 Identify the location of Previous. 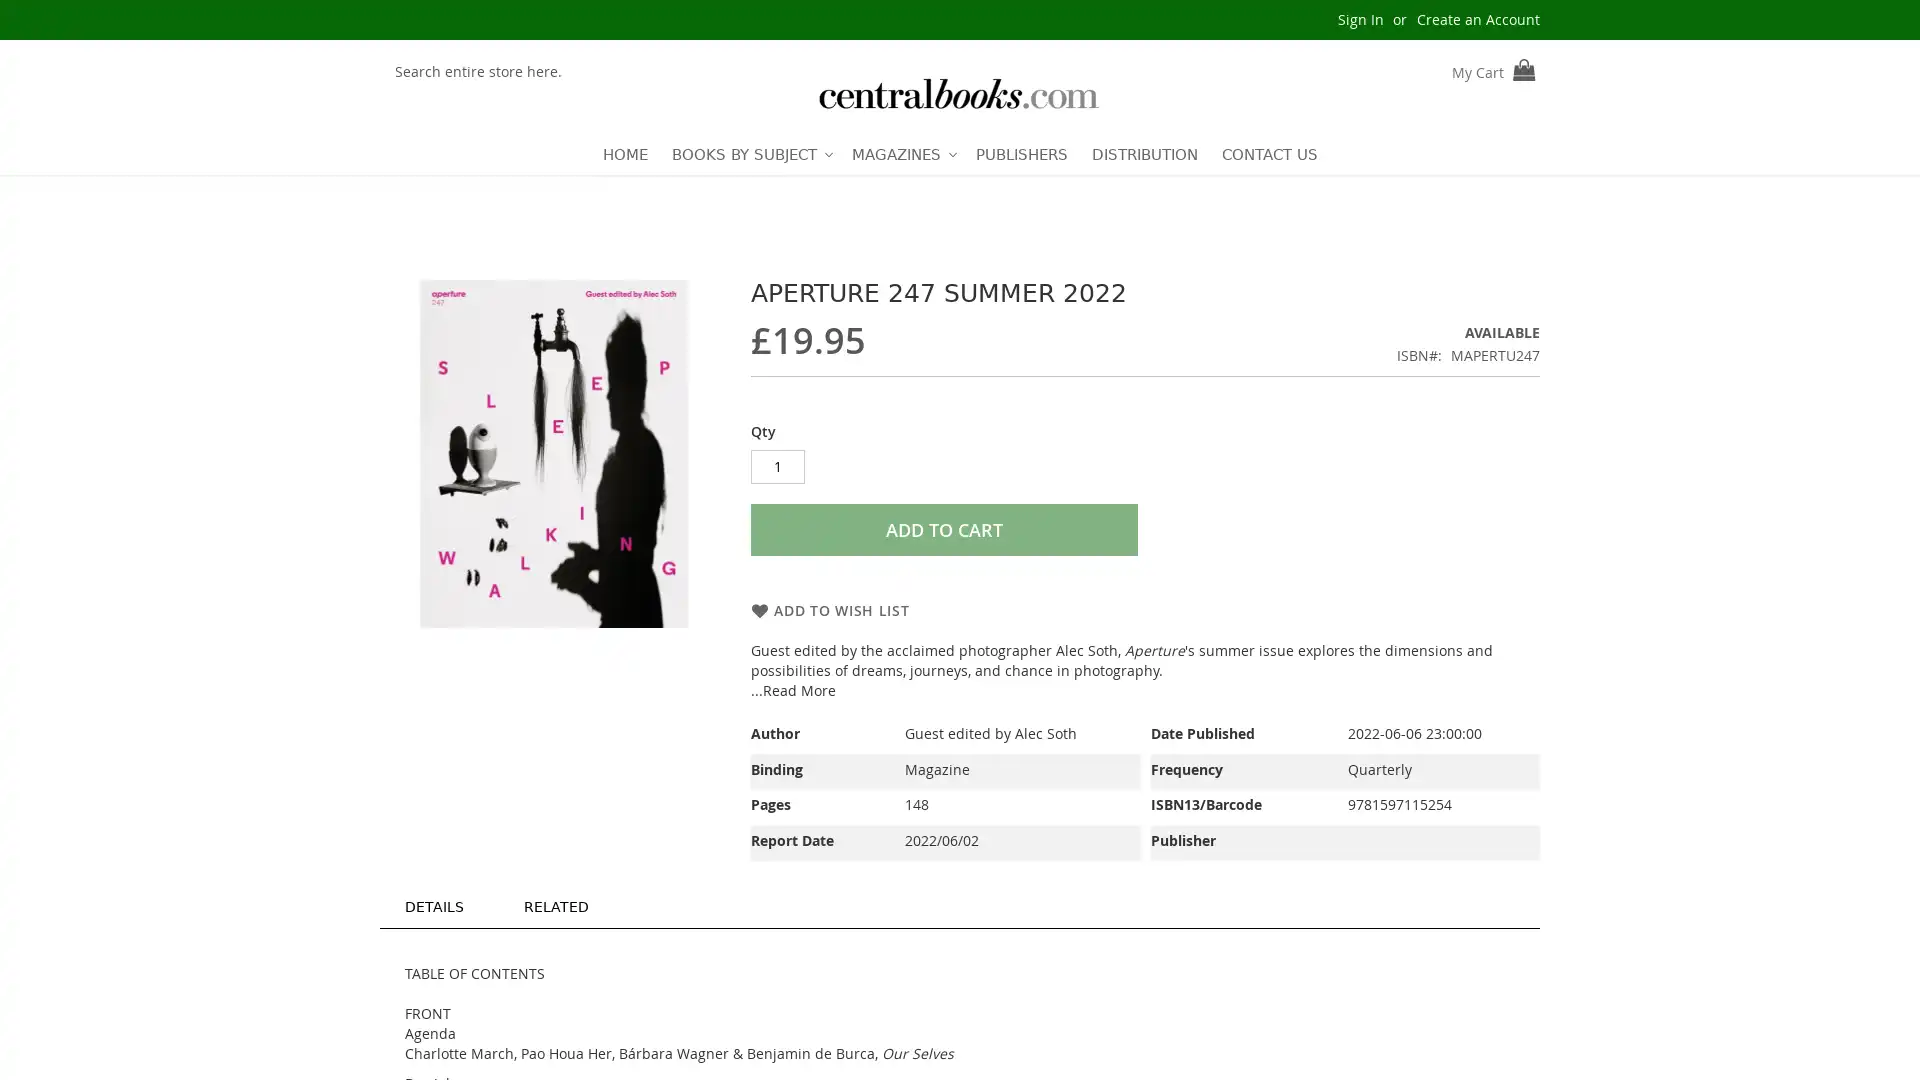
(419, 454).